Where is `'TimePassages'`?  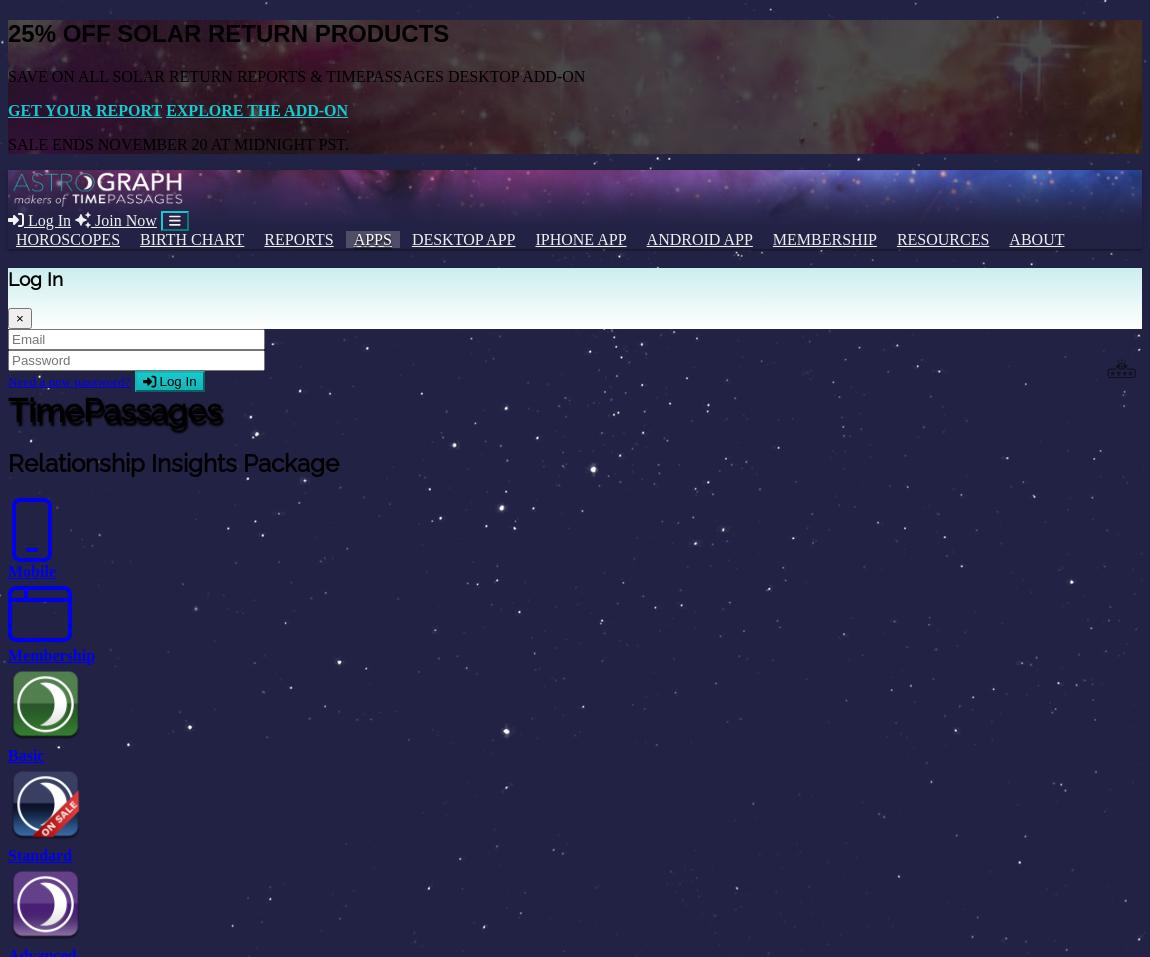 'TimePassages' is located at coordinates (7, 409).